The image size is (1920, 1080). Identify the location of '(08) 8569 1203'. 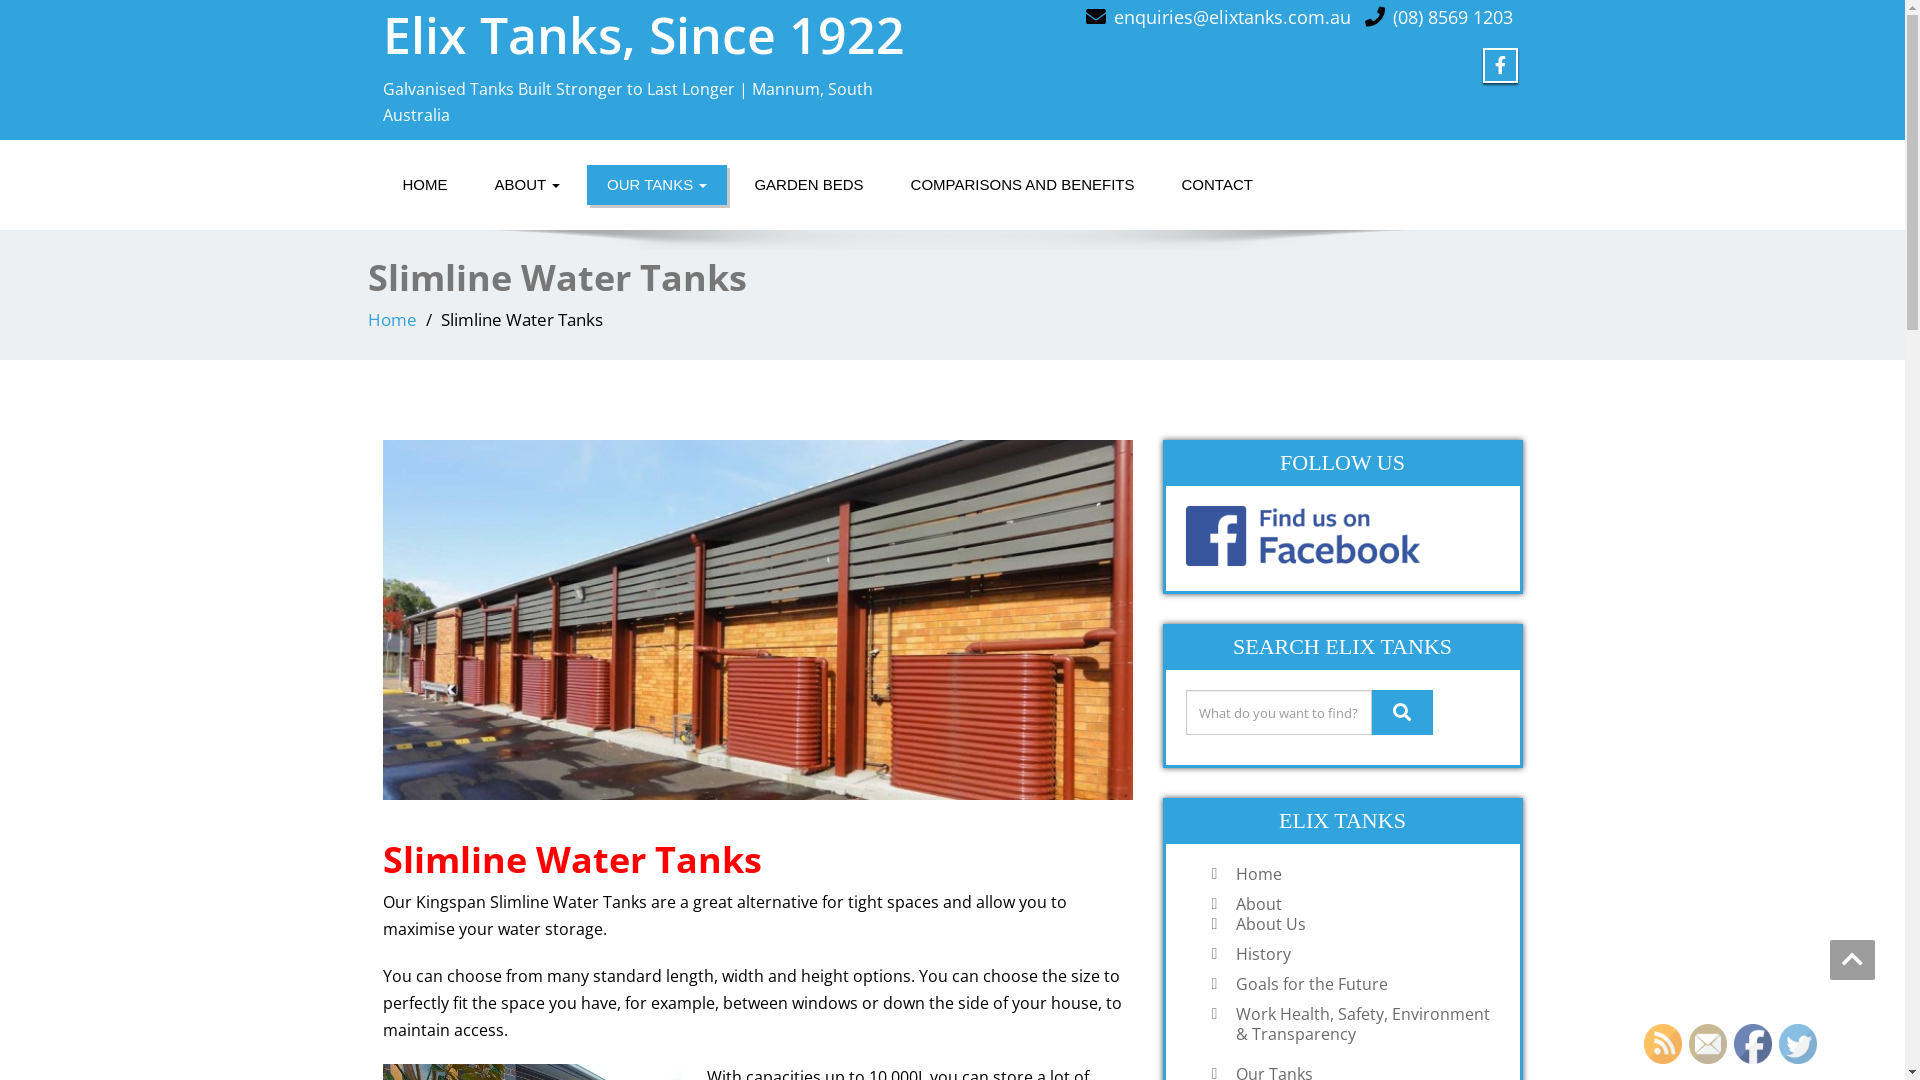
(1451, 16).